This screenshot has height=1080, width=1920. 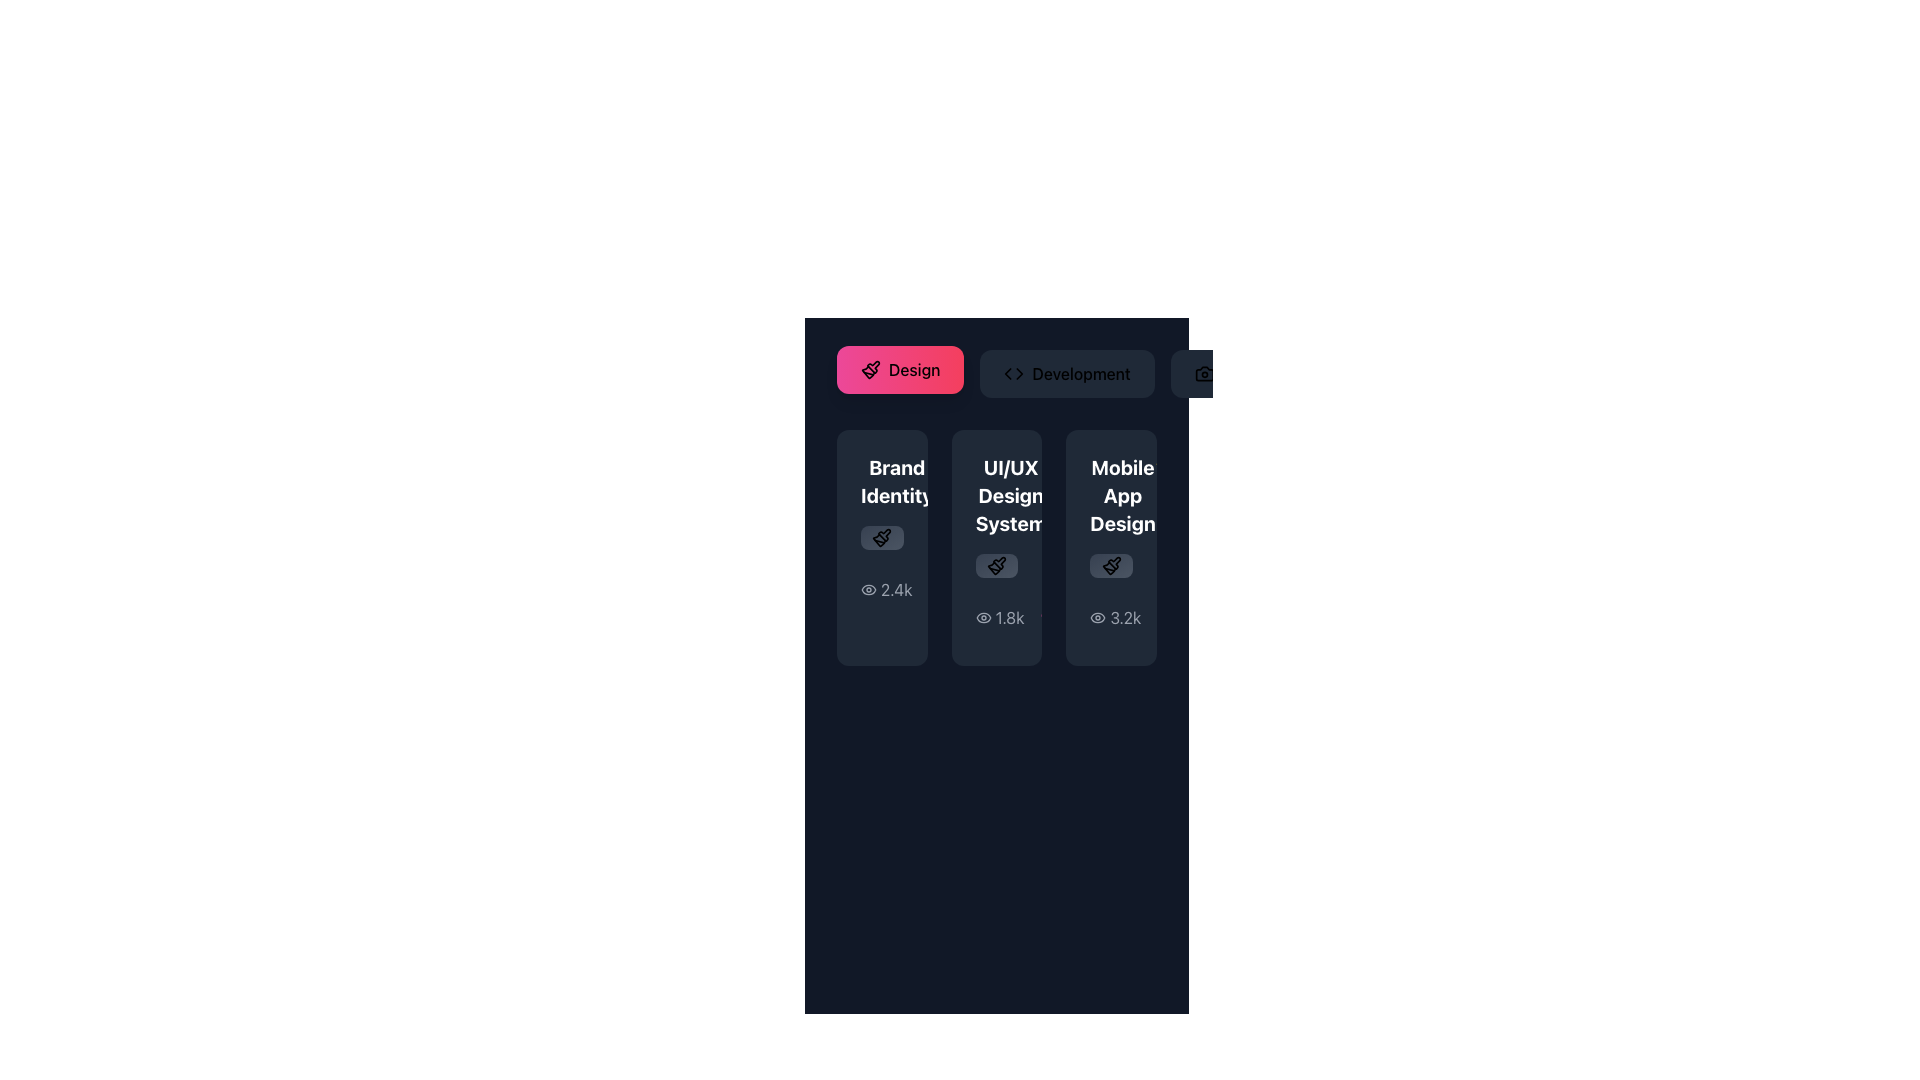 I want to click on the third card, so click(x=1110, y=547).